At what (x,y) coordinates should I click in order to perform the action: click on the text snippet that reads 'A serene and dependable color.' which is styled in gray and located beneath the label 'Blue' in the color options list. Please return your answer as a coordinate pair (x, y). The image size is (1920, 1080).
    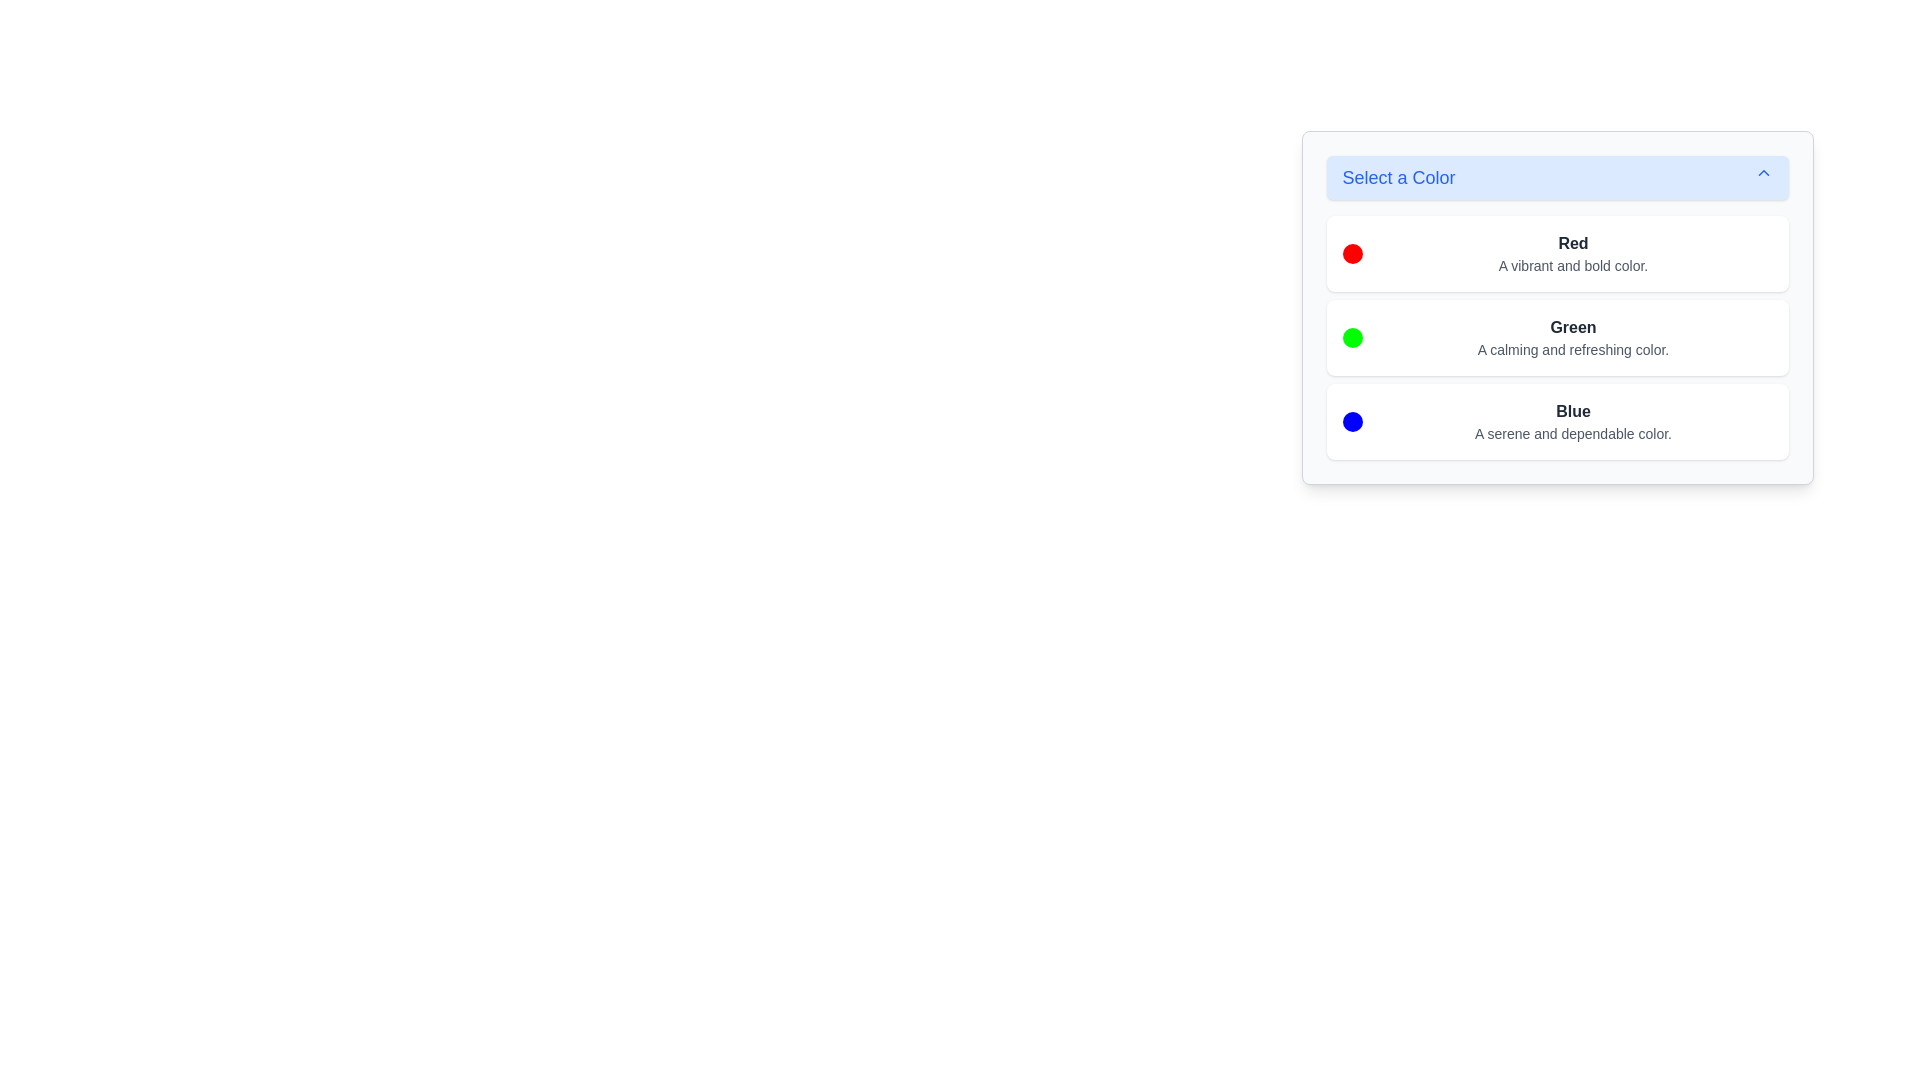
    Looking at the image, I should click on (1572, 433).